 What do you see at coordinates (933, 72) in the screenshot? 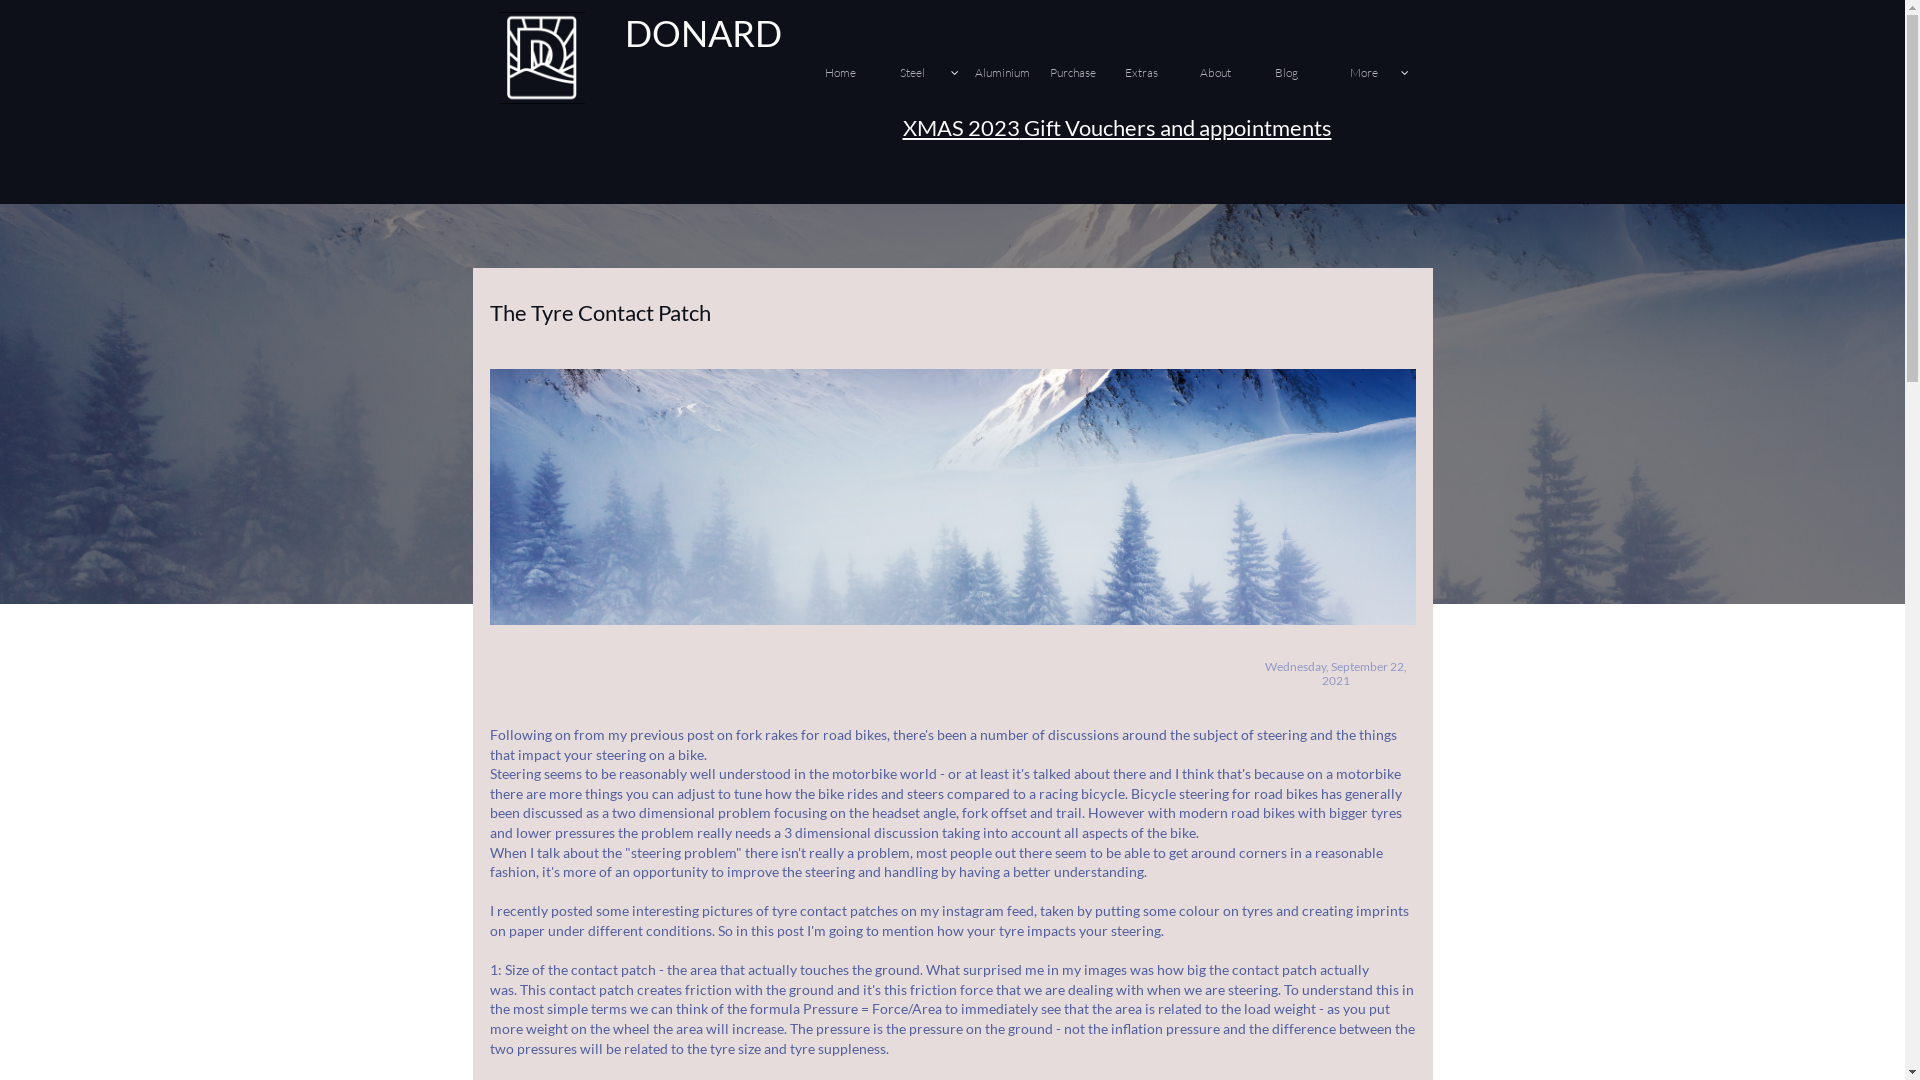
I see `'Steel'` at bounding box center [933, 72].